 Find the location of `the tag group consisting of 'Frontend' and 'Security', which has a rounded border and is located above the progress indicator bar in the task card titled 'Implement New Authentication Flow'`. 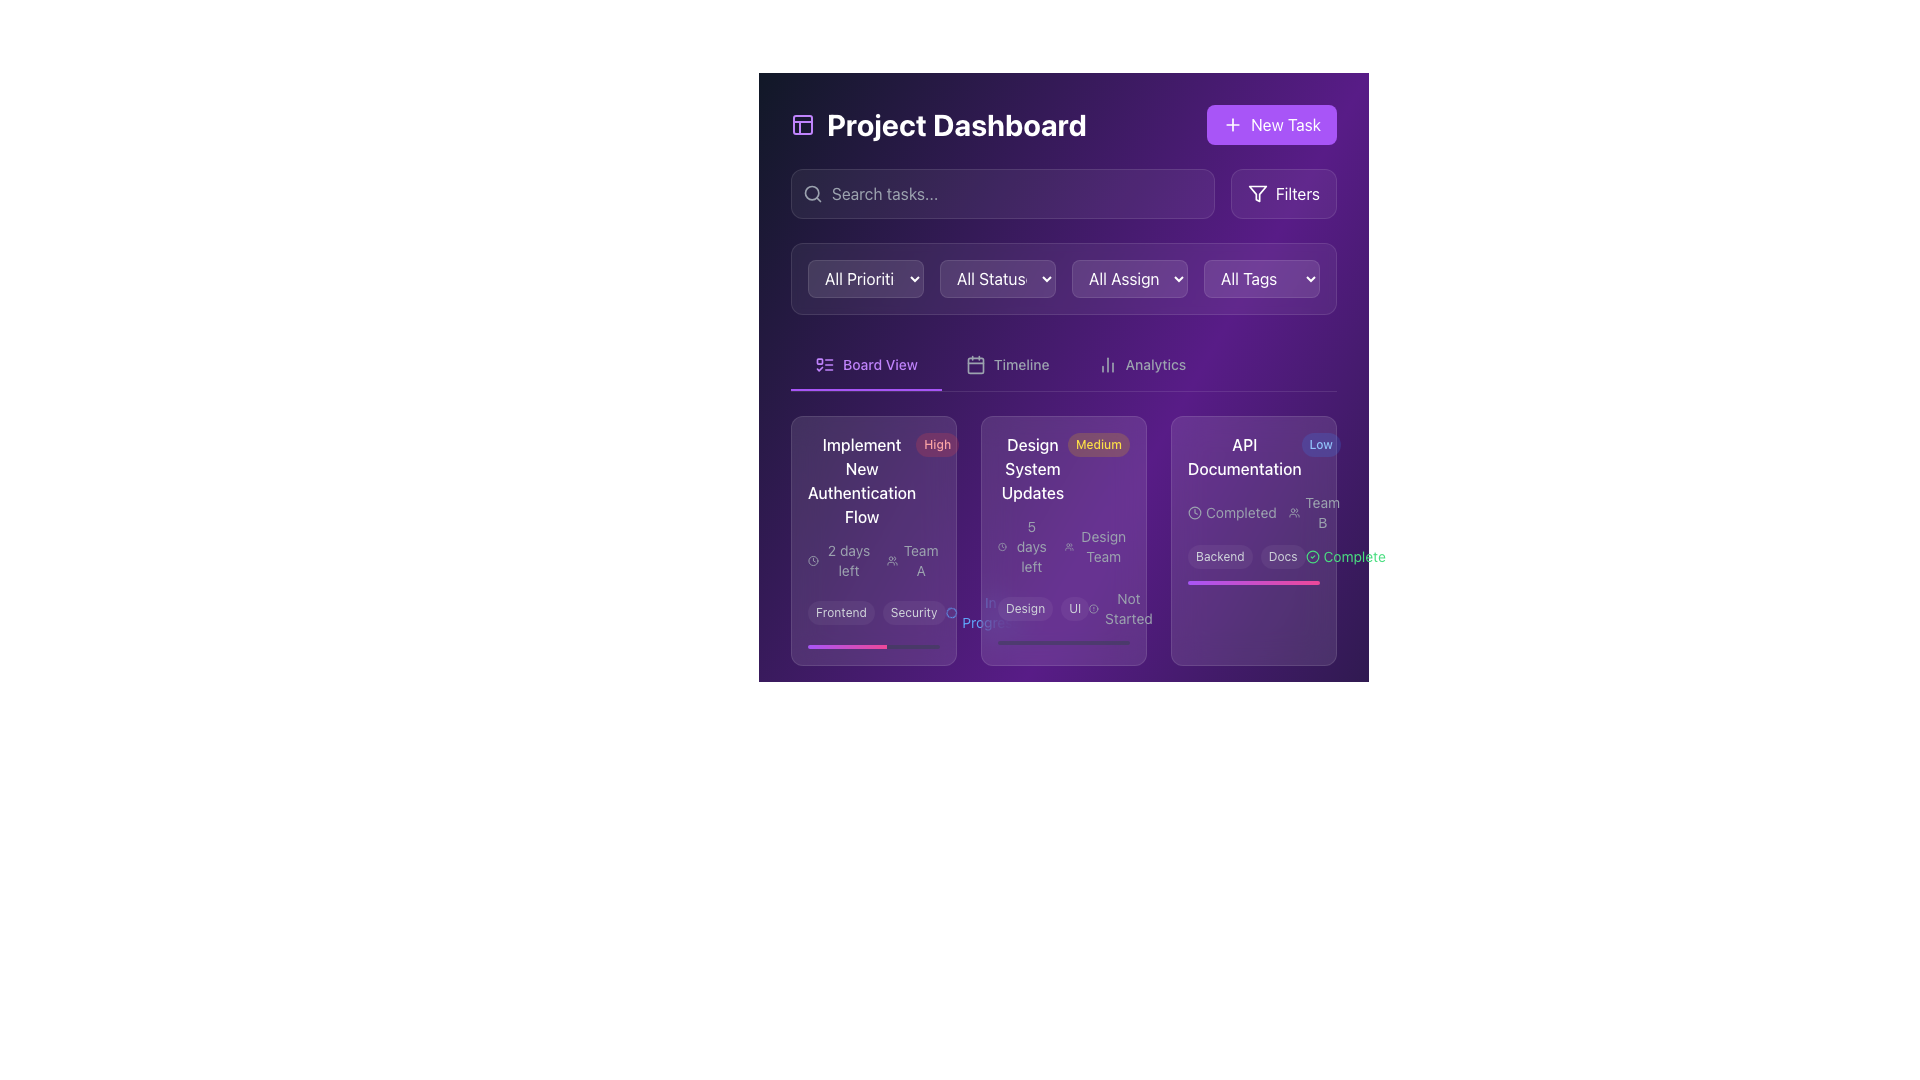

the tag group consisting of 'Frontend' and 'Security', which has a rounded border and is located above the progress indicator bar in the task card titled 'Implement New Authentication Flow' is located at coordinates (876, 612).